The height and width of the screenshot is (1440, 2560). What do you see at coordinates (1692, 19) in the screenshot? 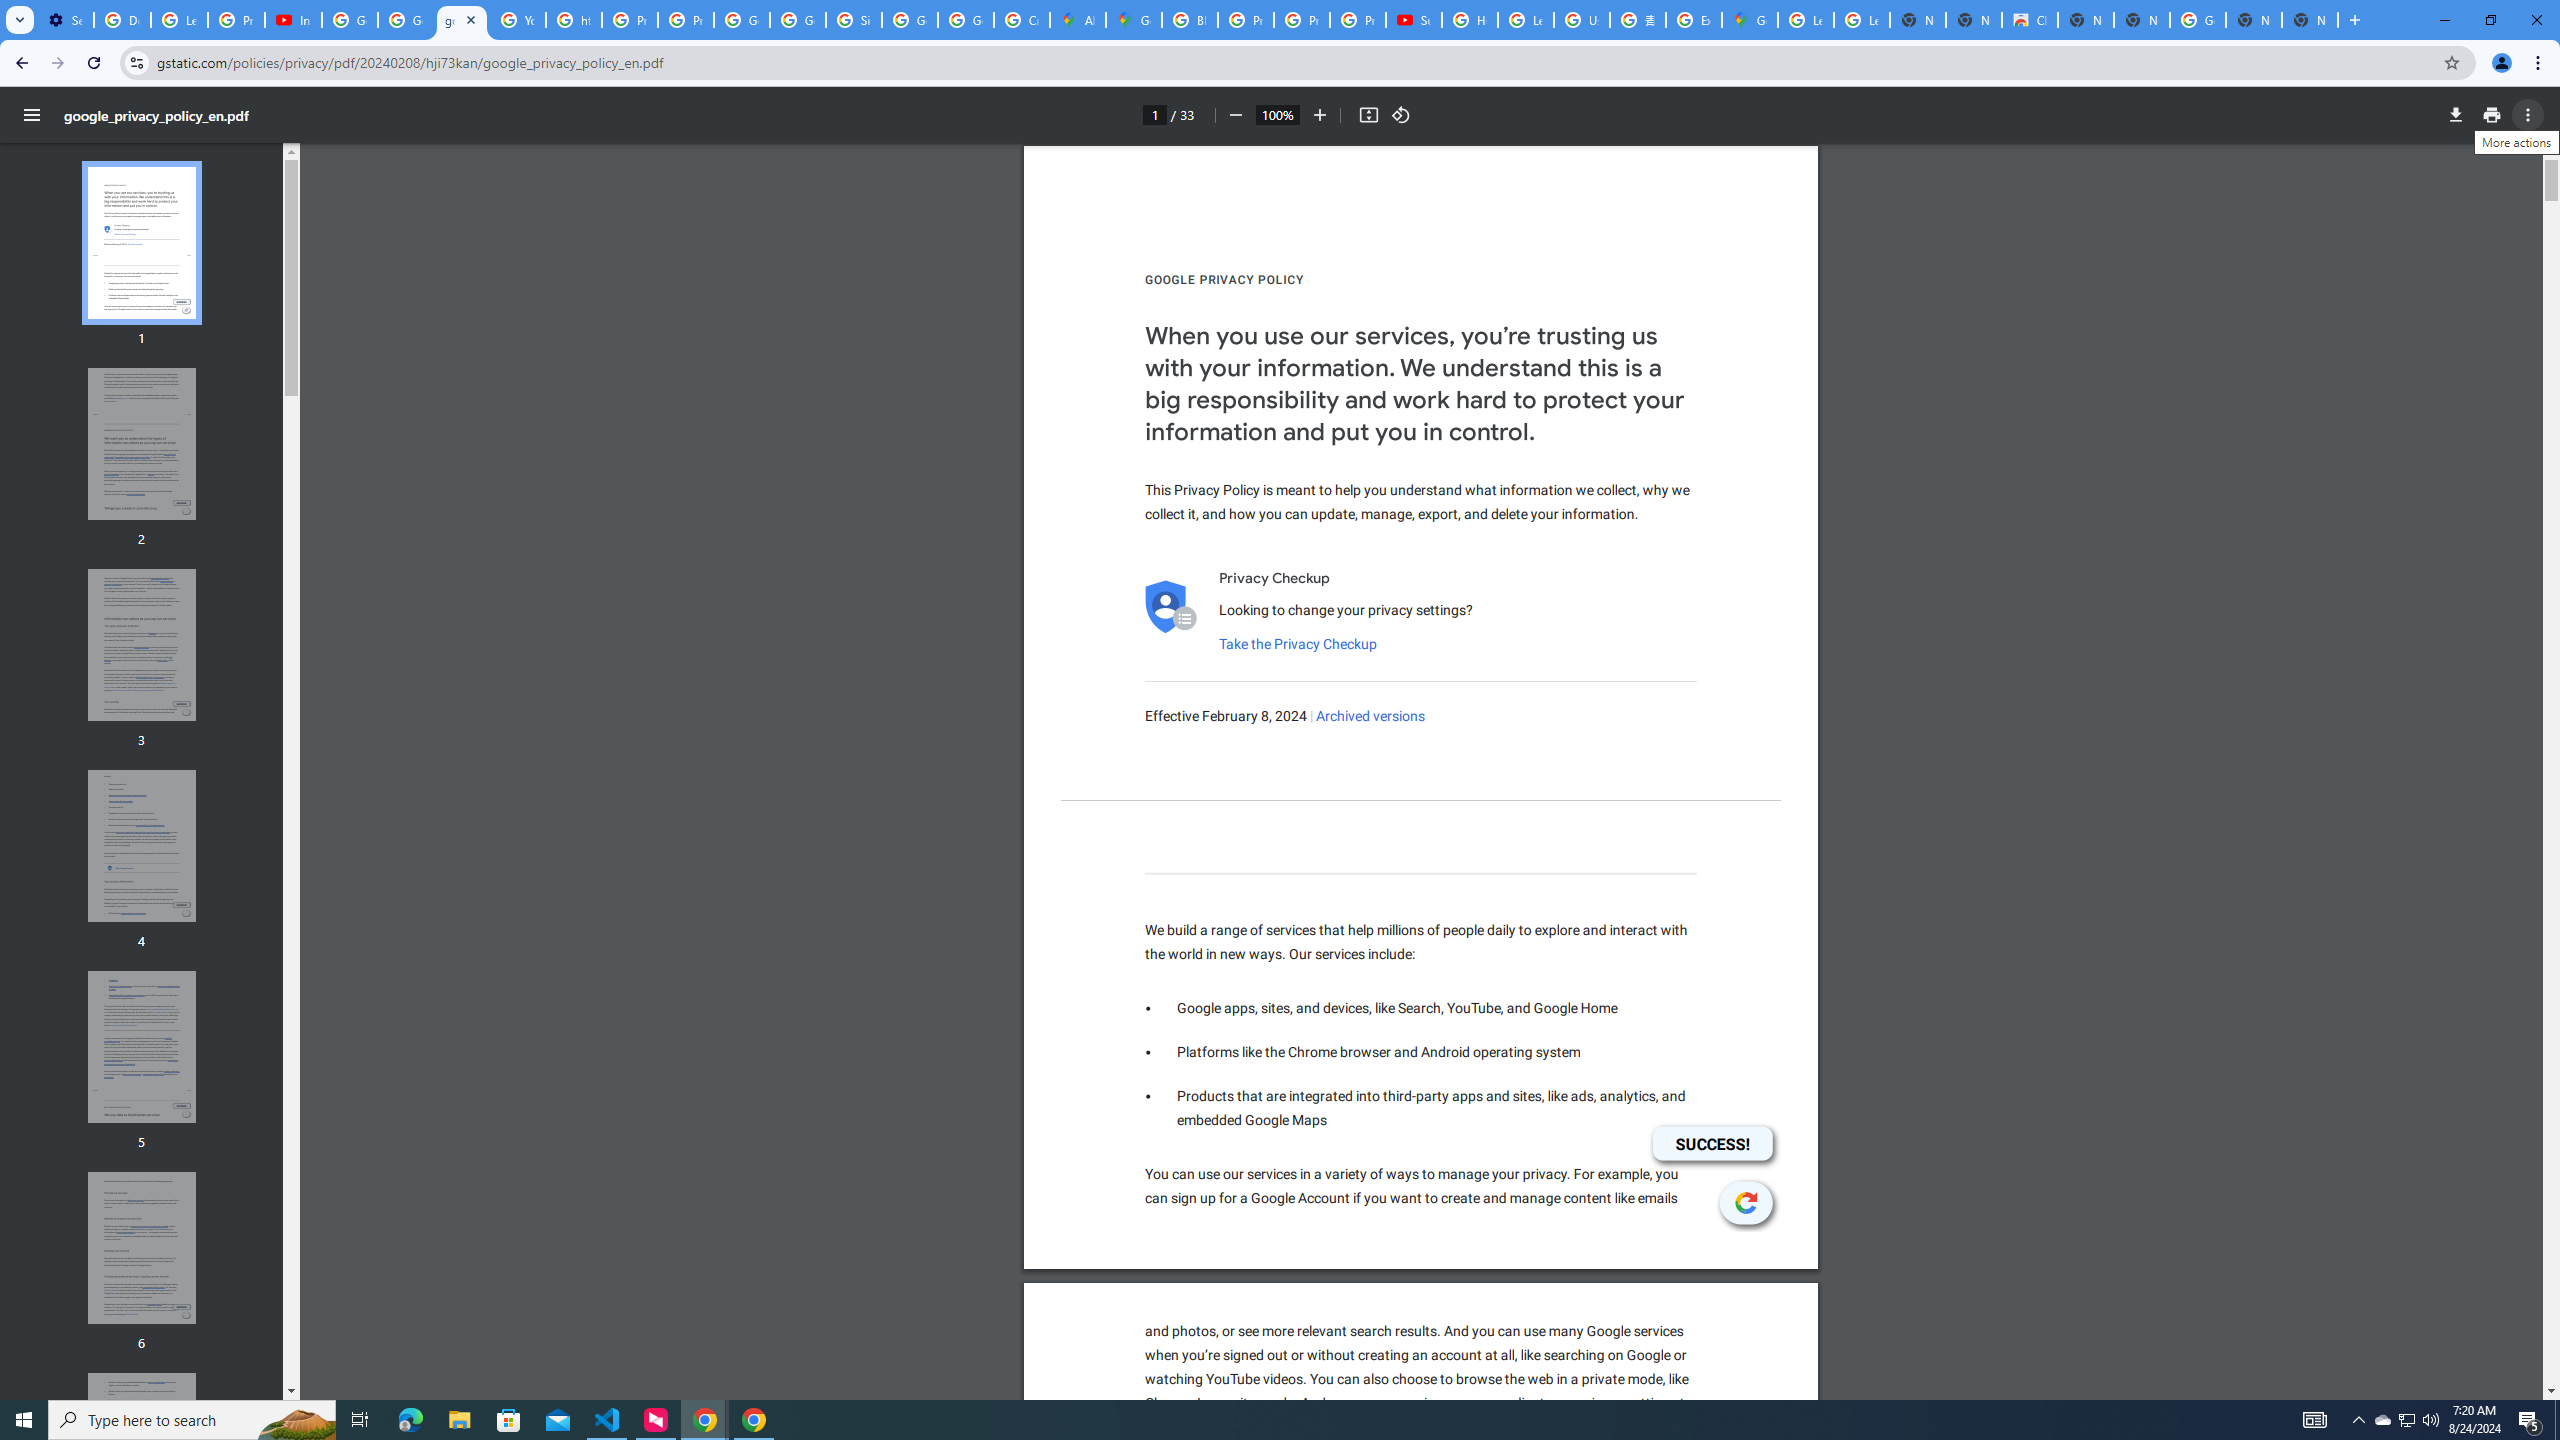
I see `'Explore new street-level details - Google Maps Help'` at bounding box center [1692, 19].